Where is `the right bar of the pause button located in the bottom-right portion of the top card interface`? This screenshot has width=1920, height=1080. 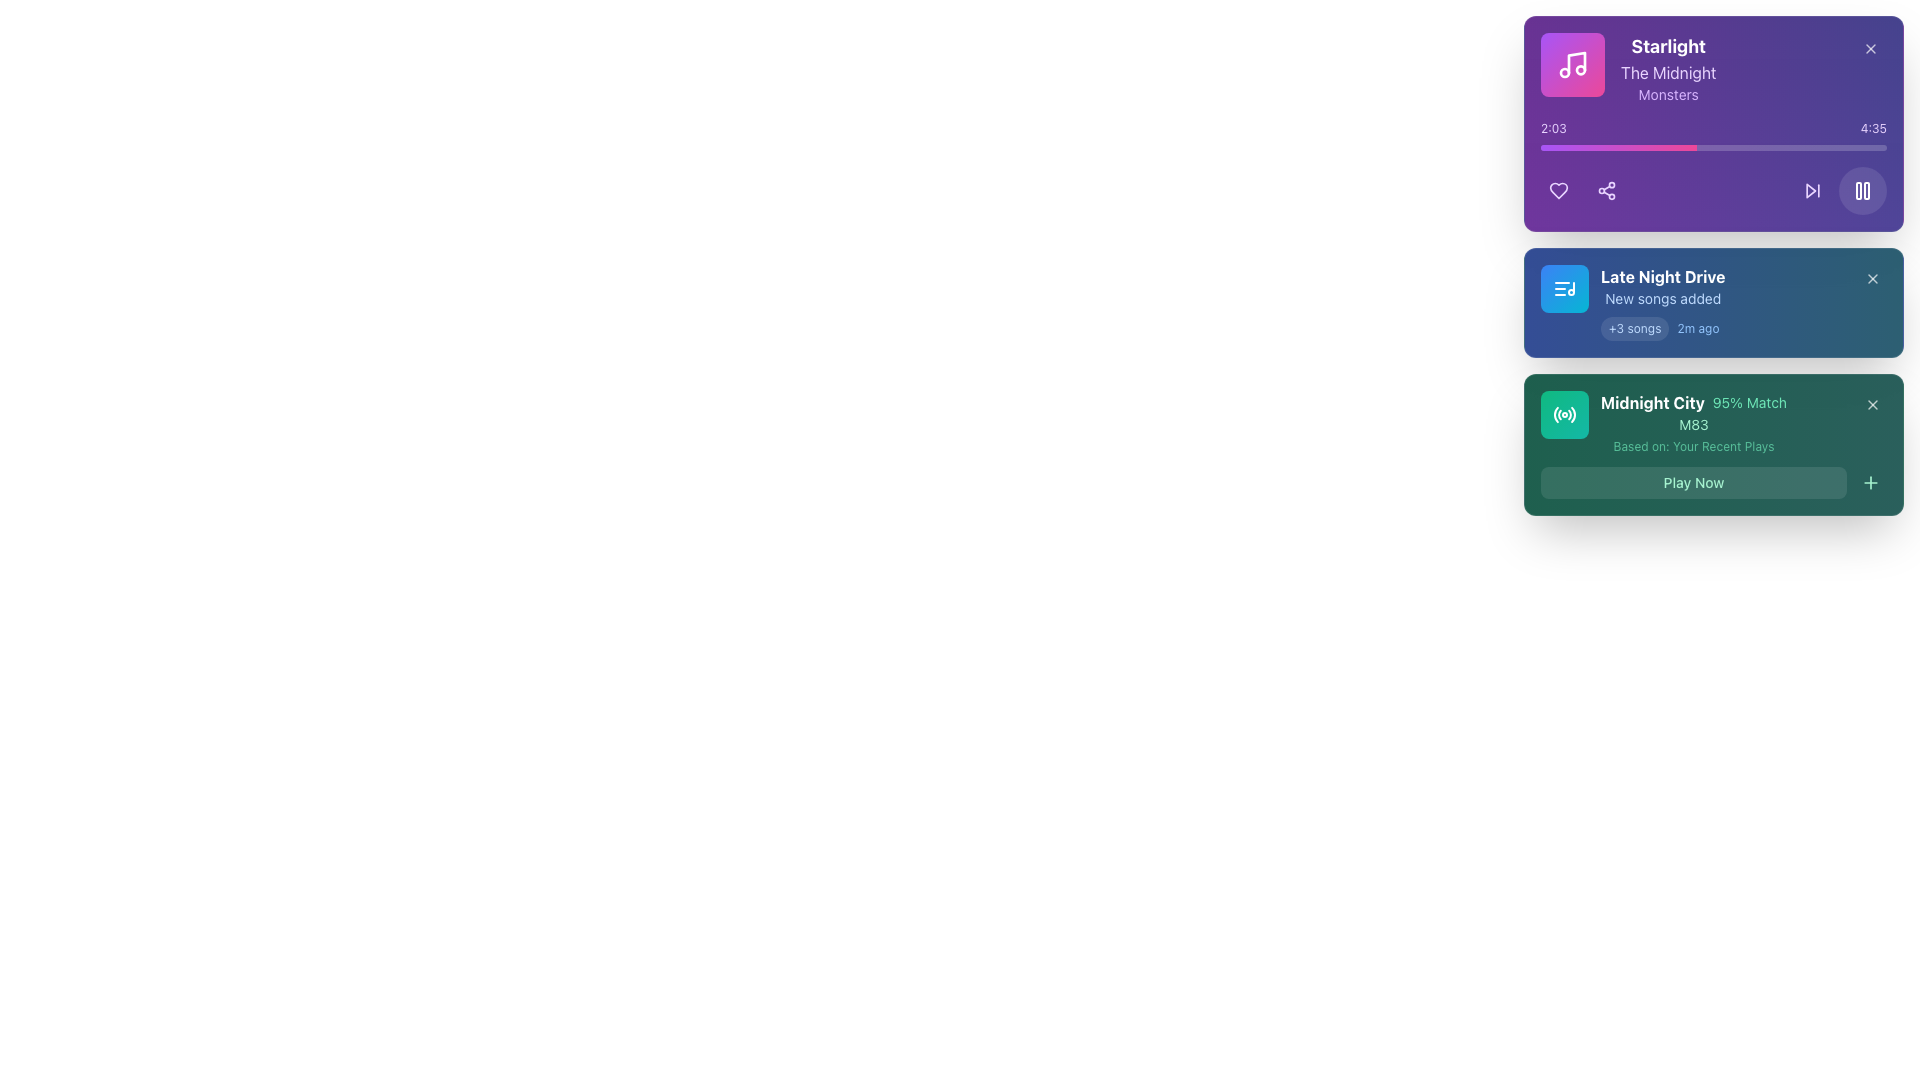 the right bar of the pause button located in the bottom-right portion of the top card interface is located at coordinates (1866, 191).